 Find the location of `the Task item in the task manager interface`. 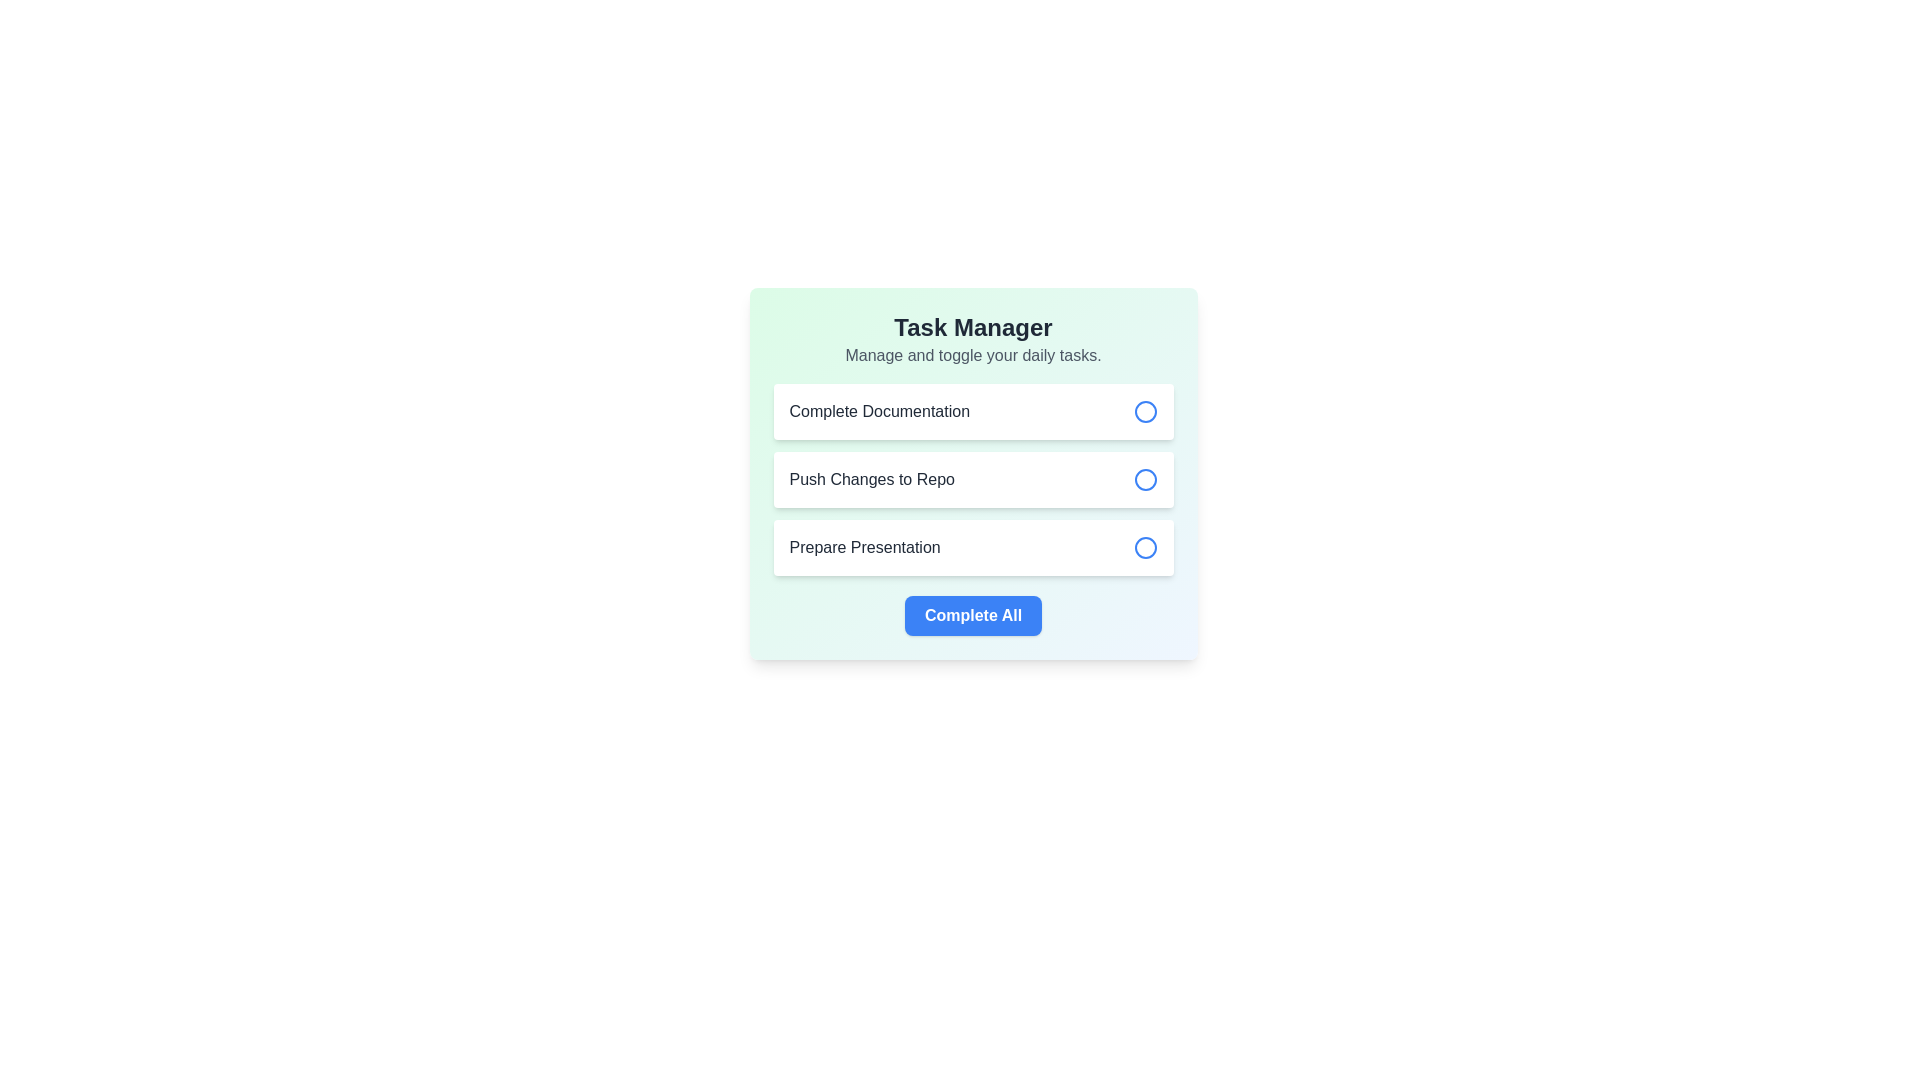

the Task item in the task manager interface is located at coordinates (973, 547).